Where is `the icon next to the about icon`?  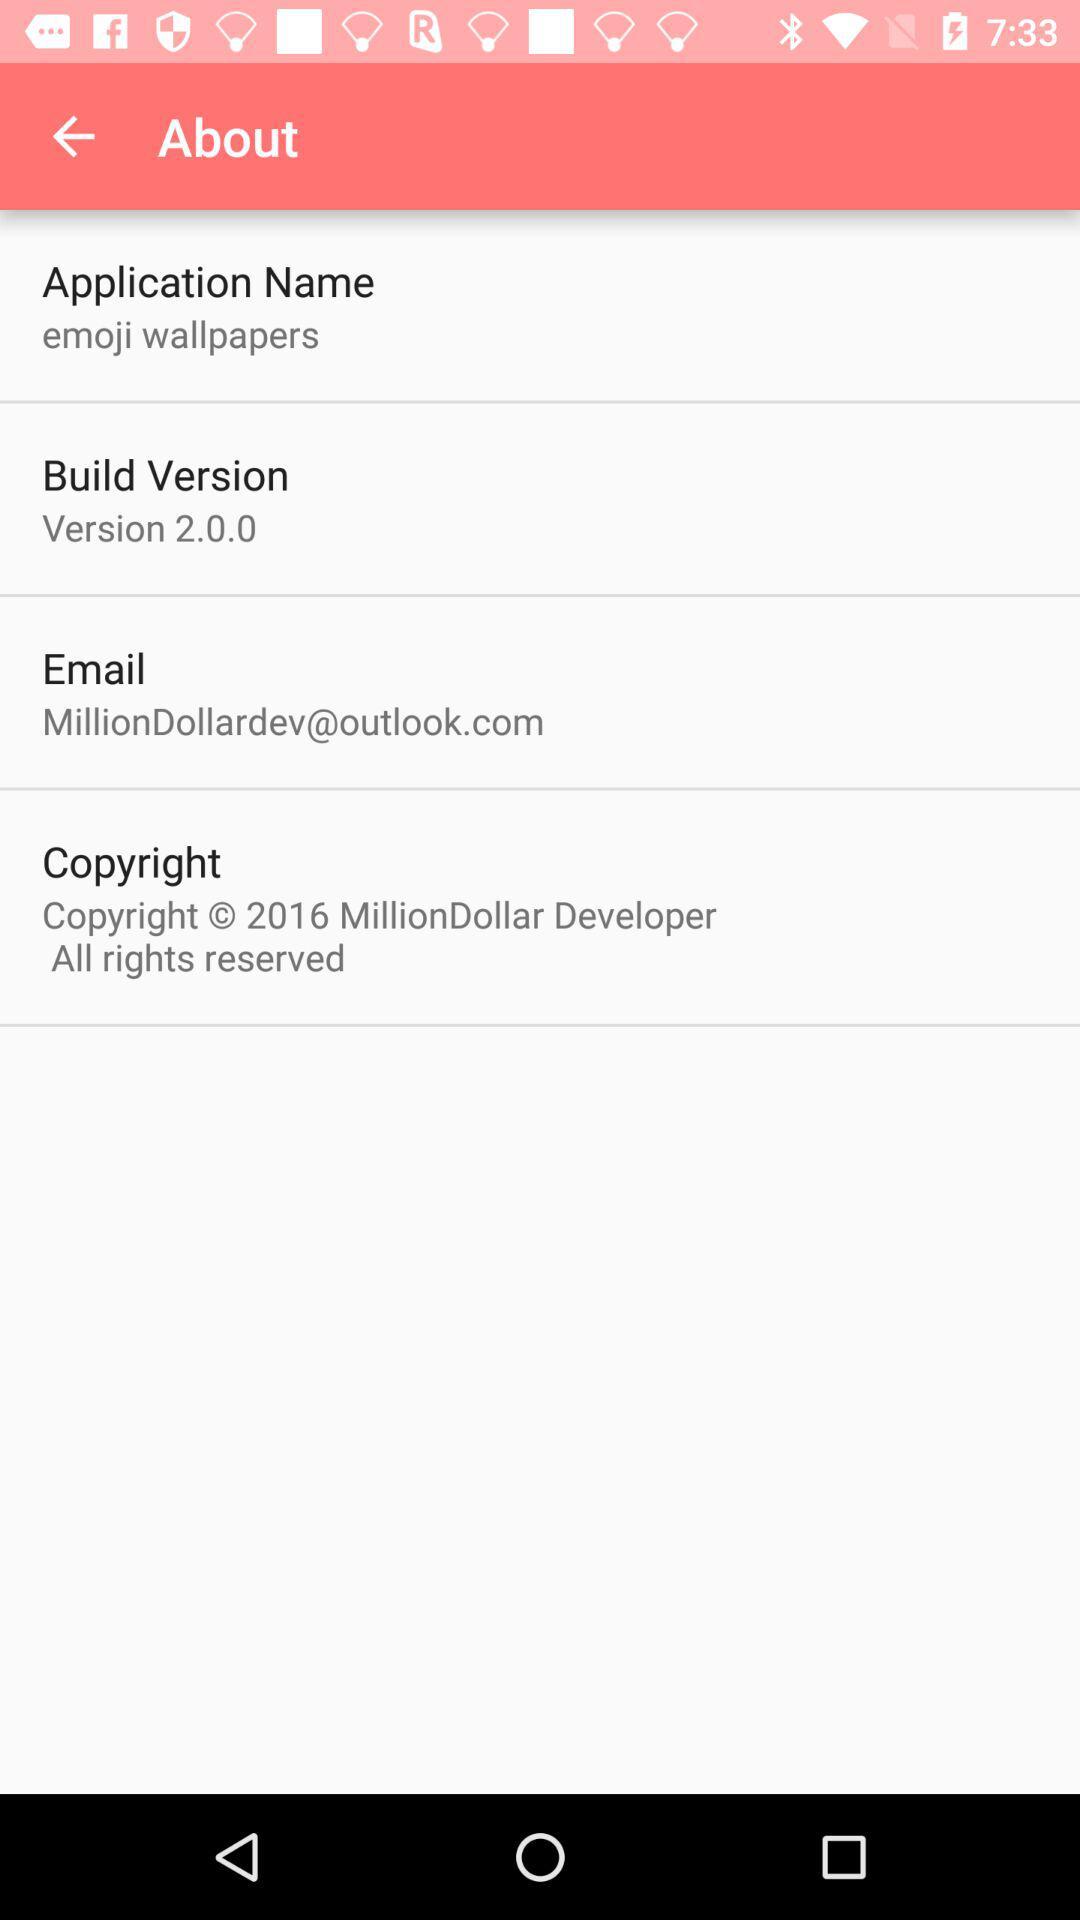
the icon next to the about icon is located at coordinates (72, 135).